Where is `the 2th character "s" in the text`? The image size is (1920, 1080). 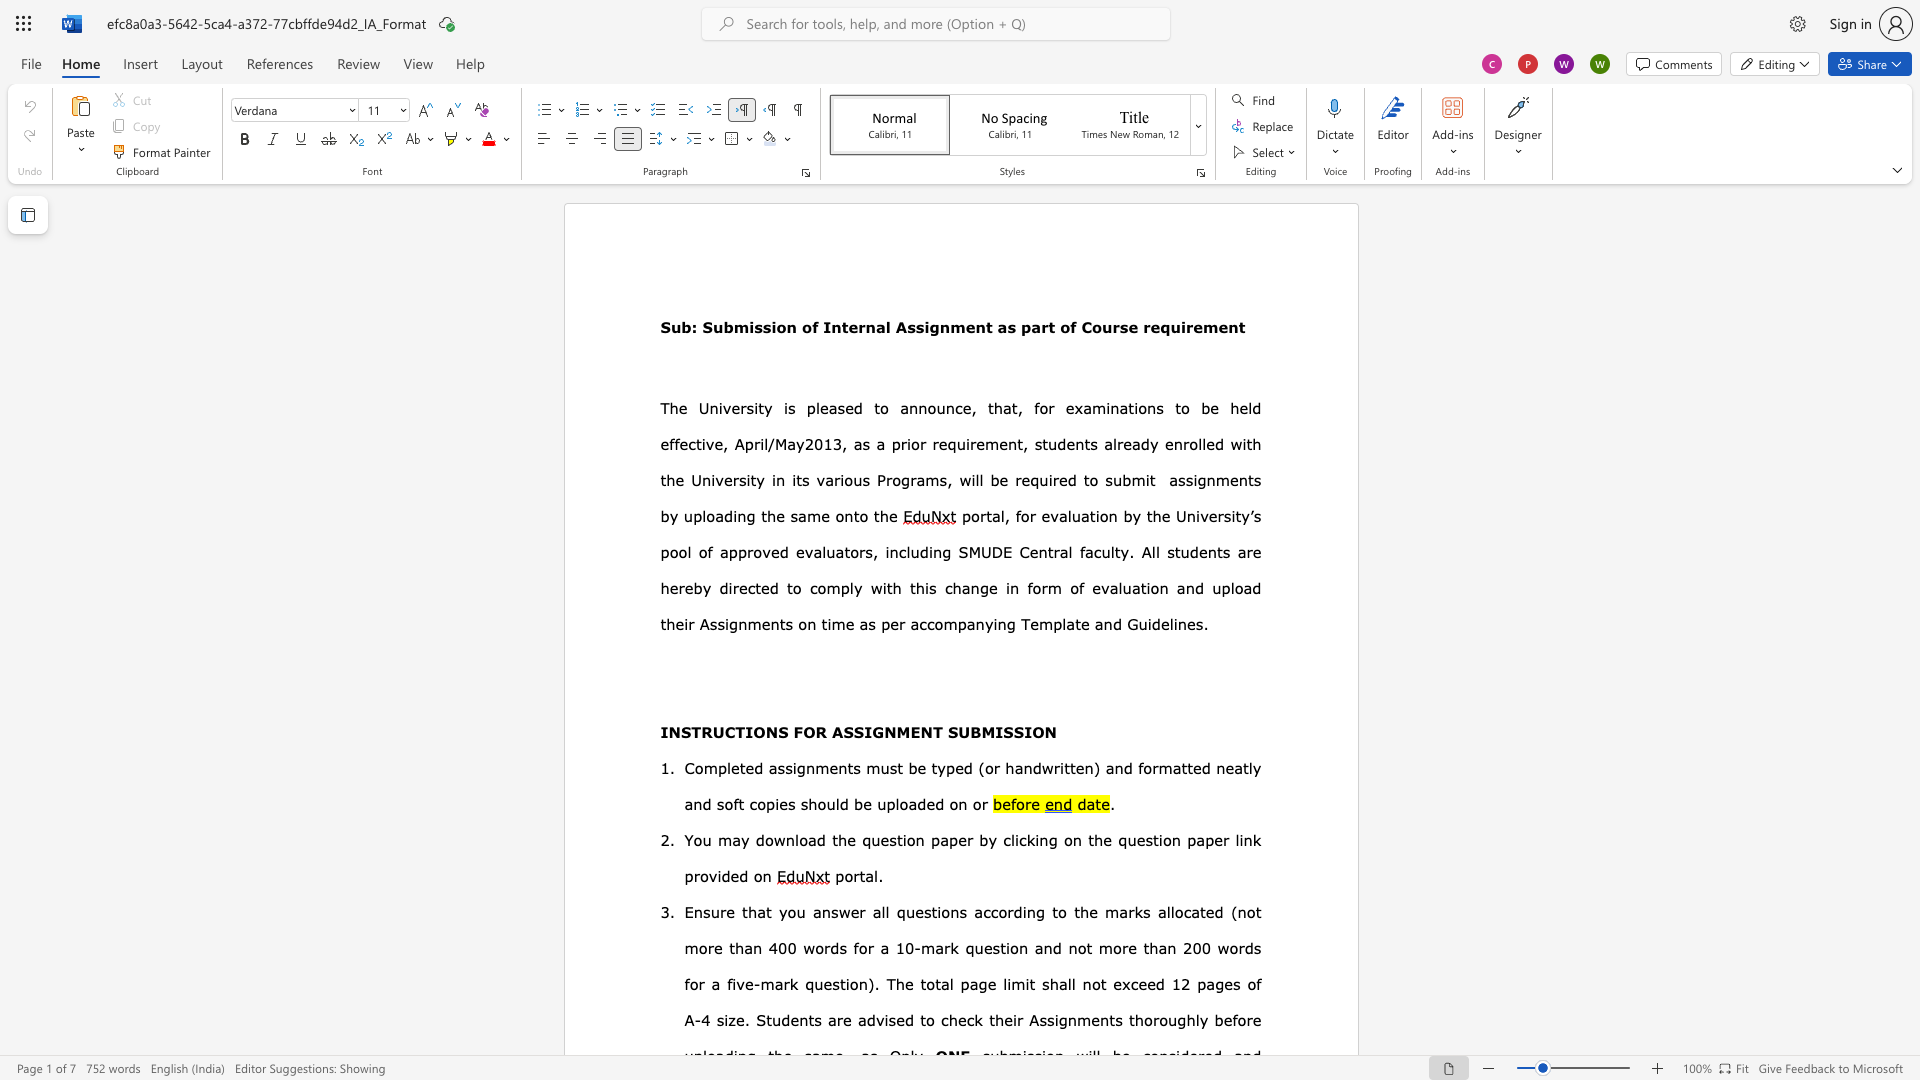
the 2th character "s" in the text is located at coordinates (1181, 479).